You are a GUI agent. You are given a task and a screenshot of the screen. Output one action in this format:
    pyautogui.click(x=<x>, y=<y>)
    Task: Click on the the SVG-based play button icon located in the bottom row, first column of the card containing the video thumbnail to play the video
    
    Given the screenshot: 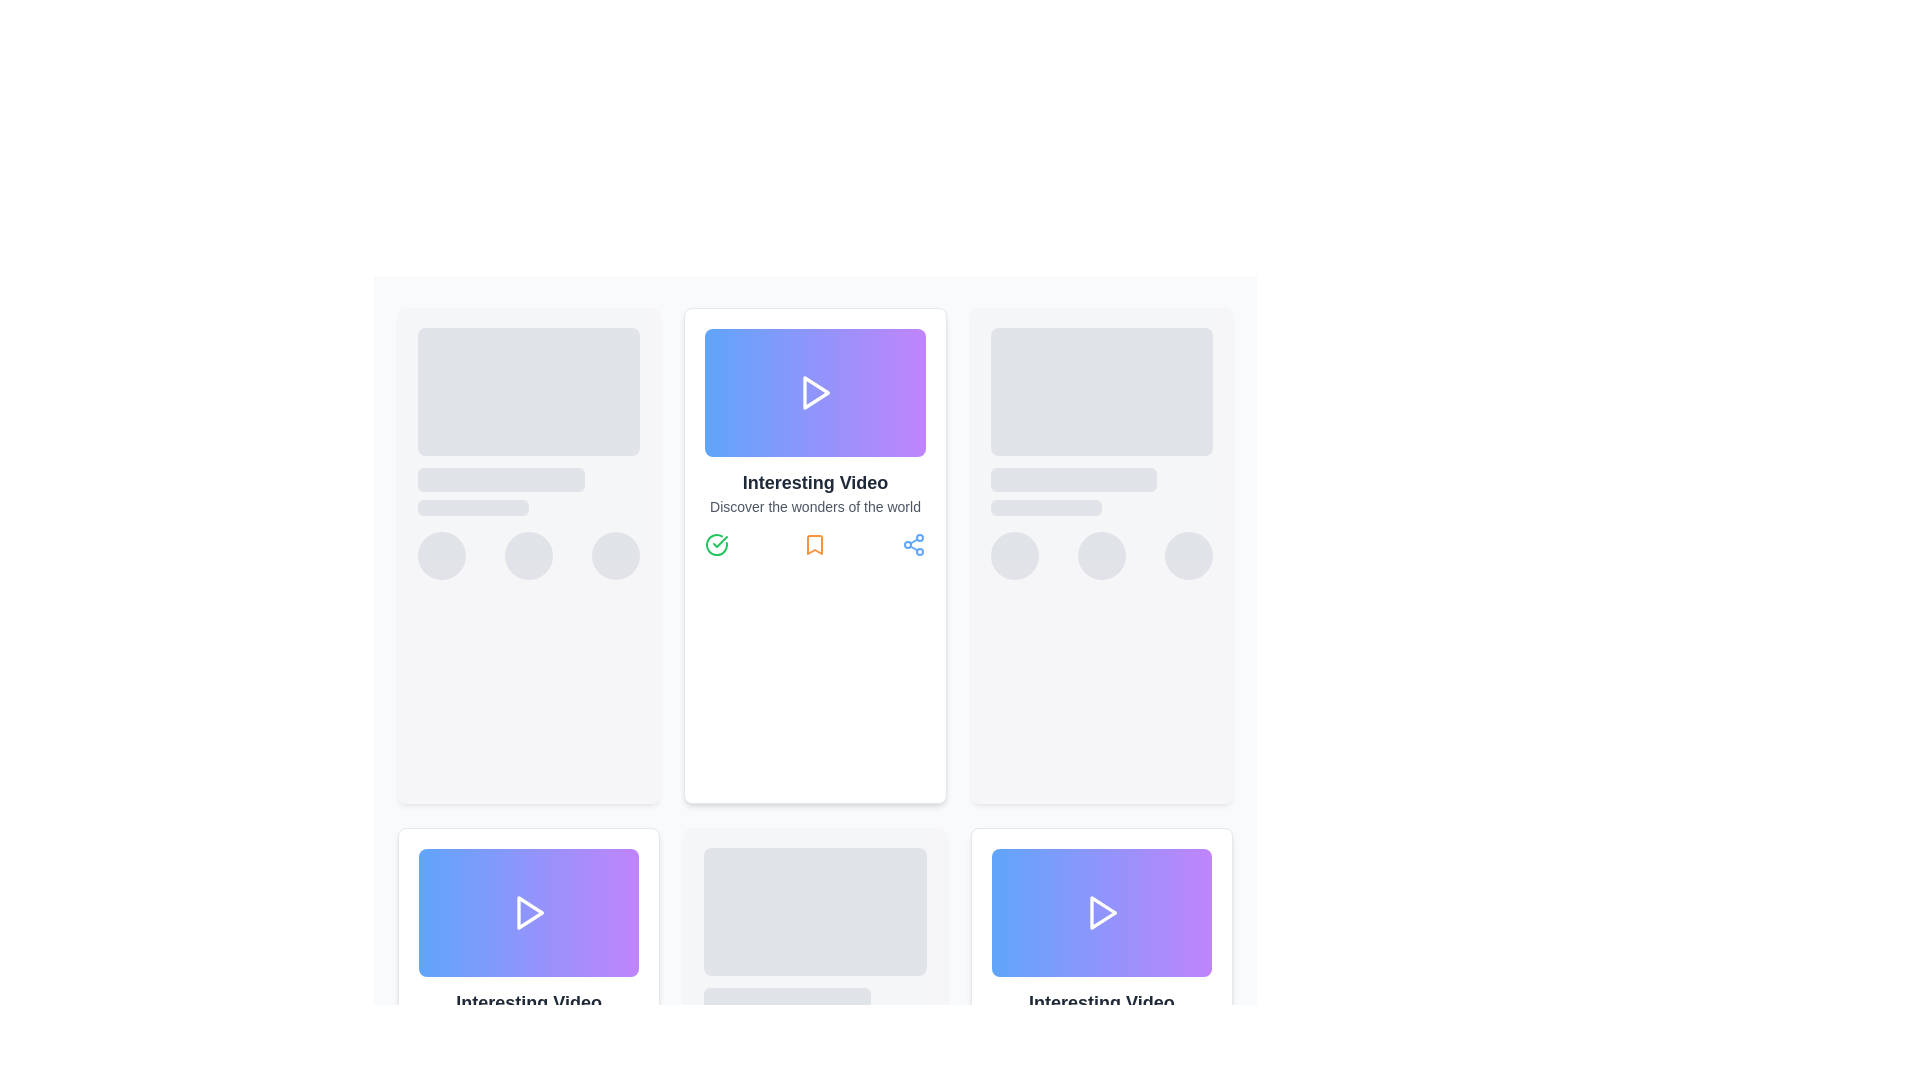 What is the action you would take?
    pyautogui.click(x=530, y=913)
    